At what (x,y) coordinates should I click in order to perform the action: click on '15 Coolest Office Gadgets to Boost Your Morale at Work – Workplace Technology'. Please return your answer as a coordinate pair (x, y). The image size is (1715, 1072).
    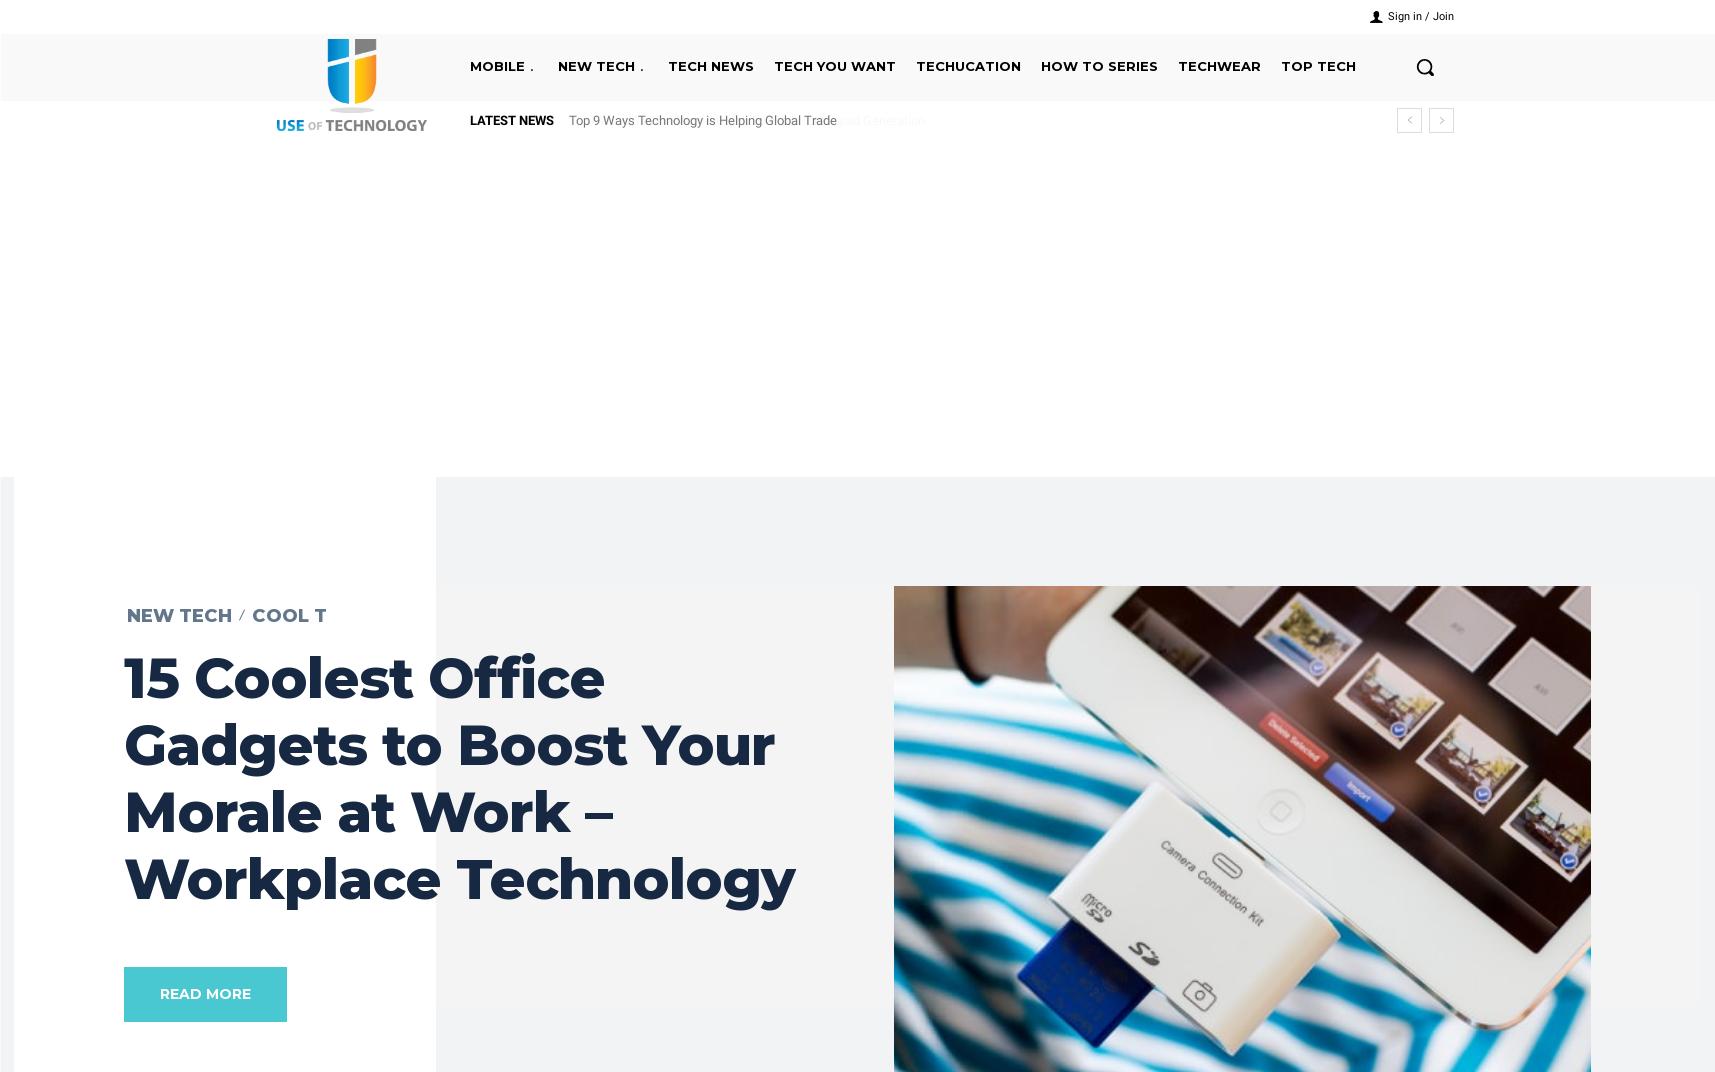
    Looking at the image, I should click on (459, 777).